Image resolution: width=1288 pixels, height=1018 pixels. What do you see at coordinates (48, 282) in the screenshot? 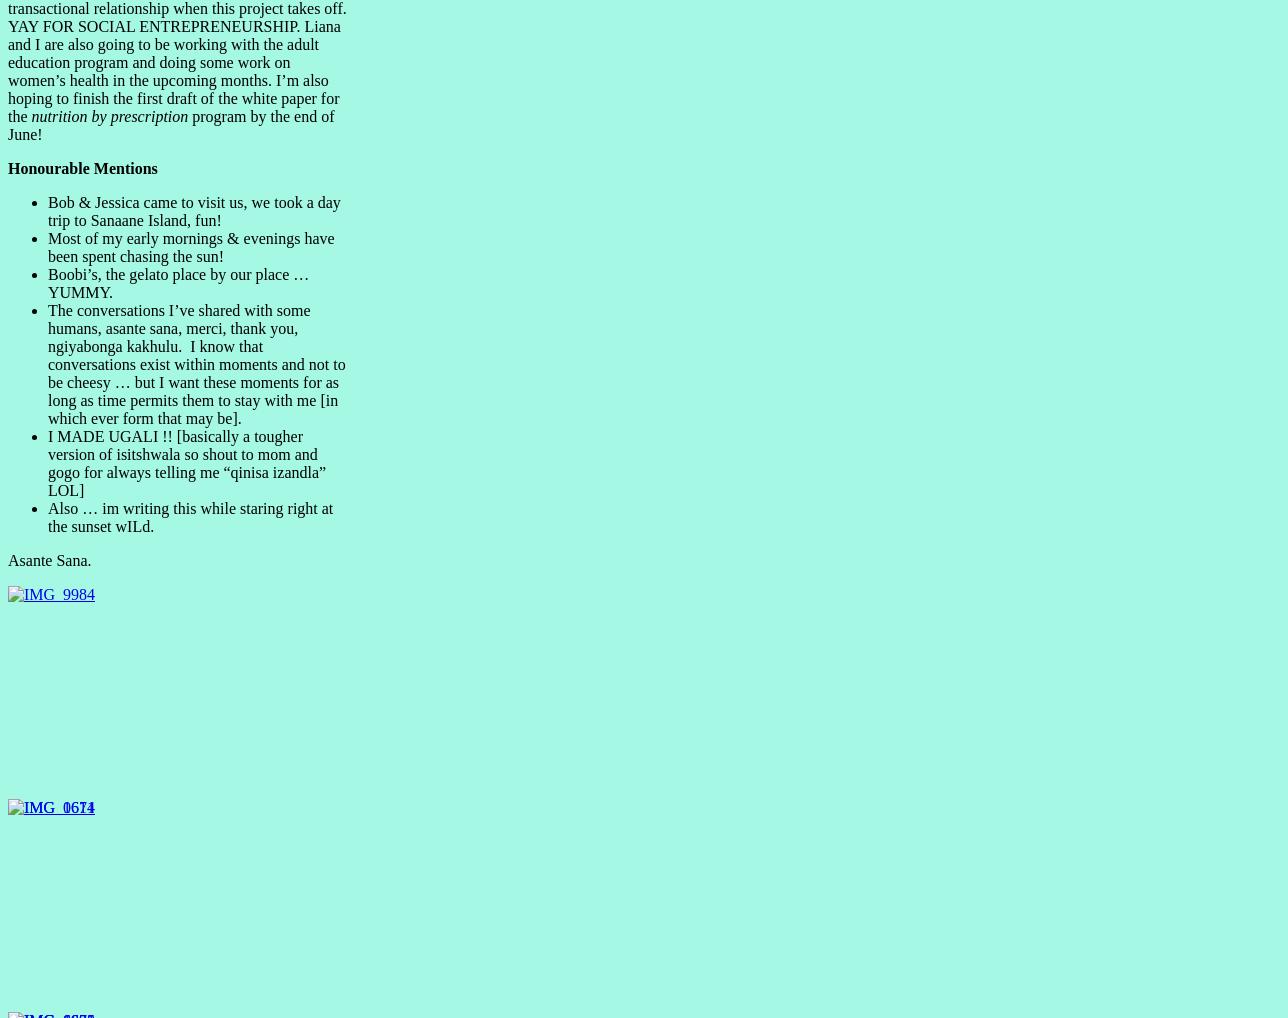
I see `'Boobi’s, the gelato place by our place … YUMMY.'` at bounding box center [48, 282].